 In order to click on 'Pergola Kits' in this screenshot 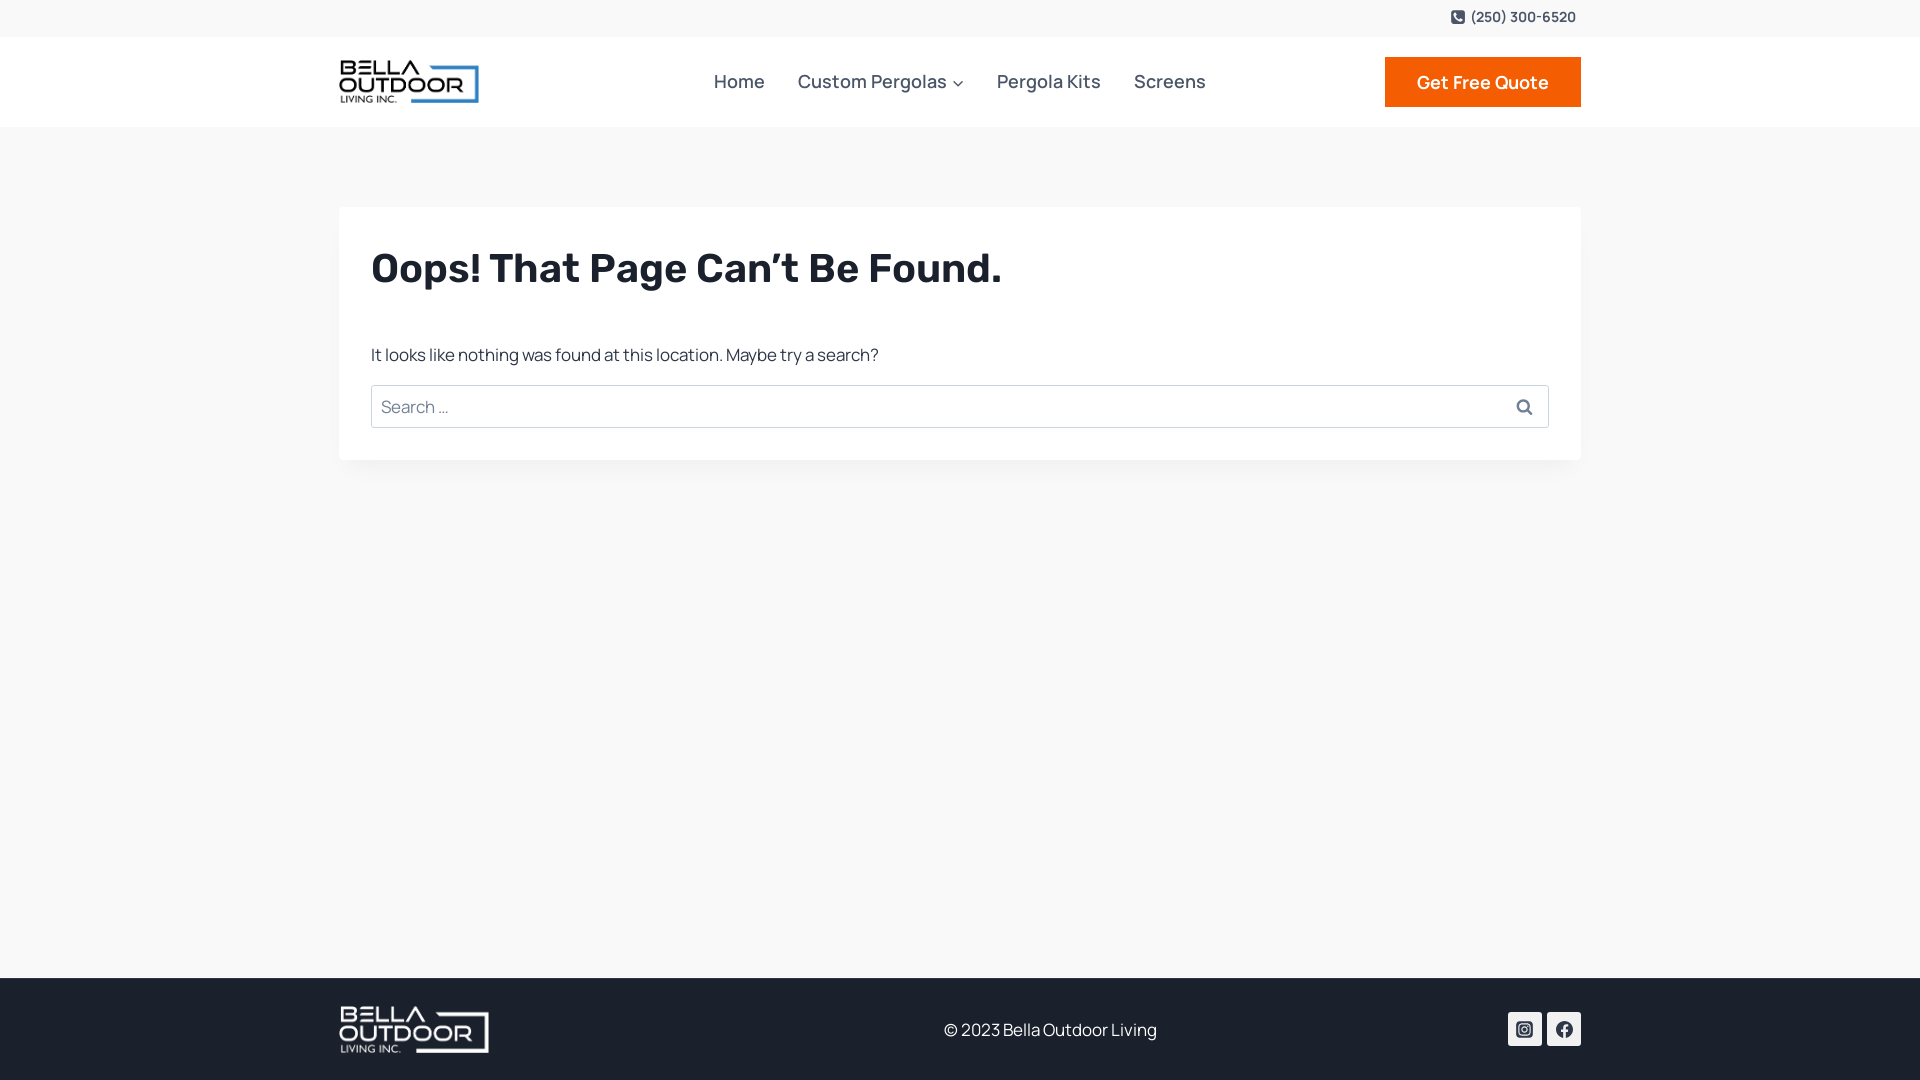, I will do `click(1048, 80)`.